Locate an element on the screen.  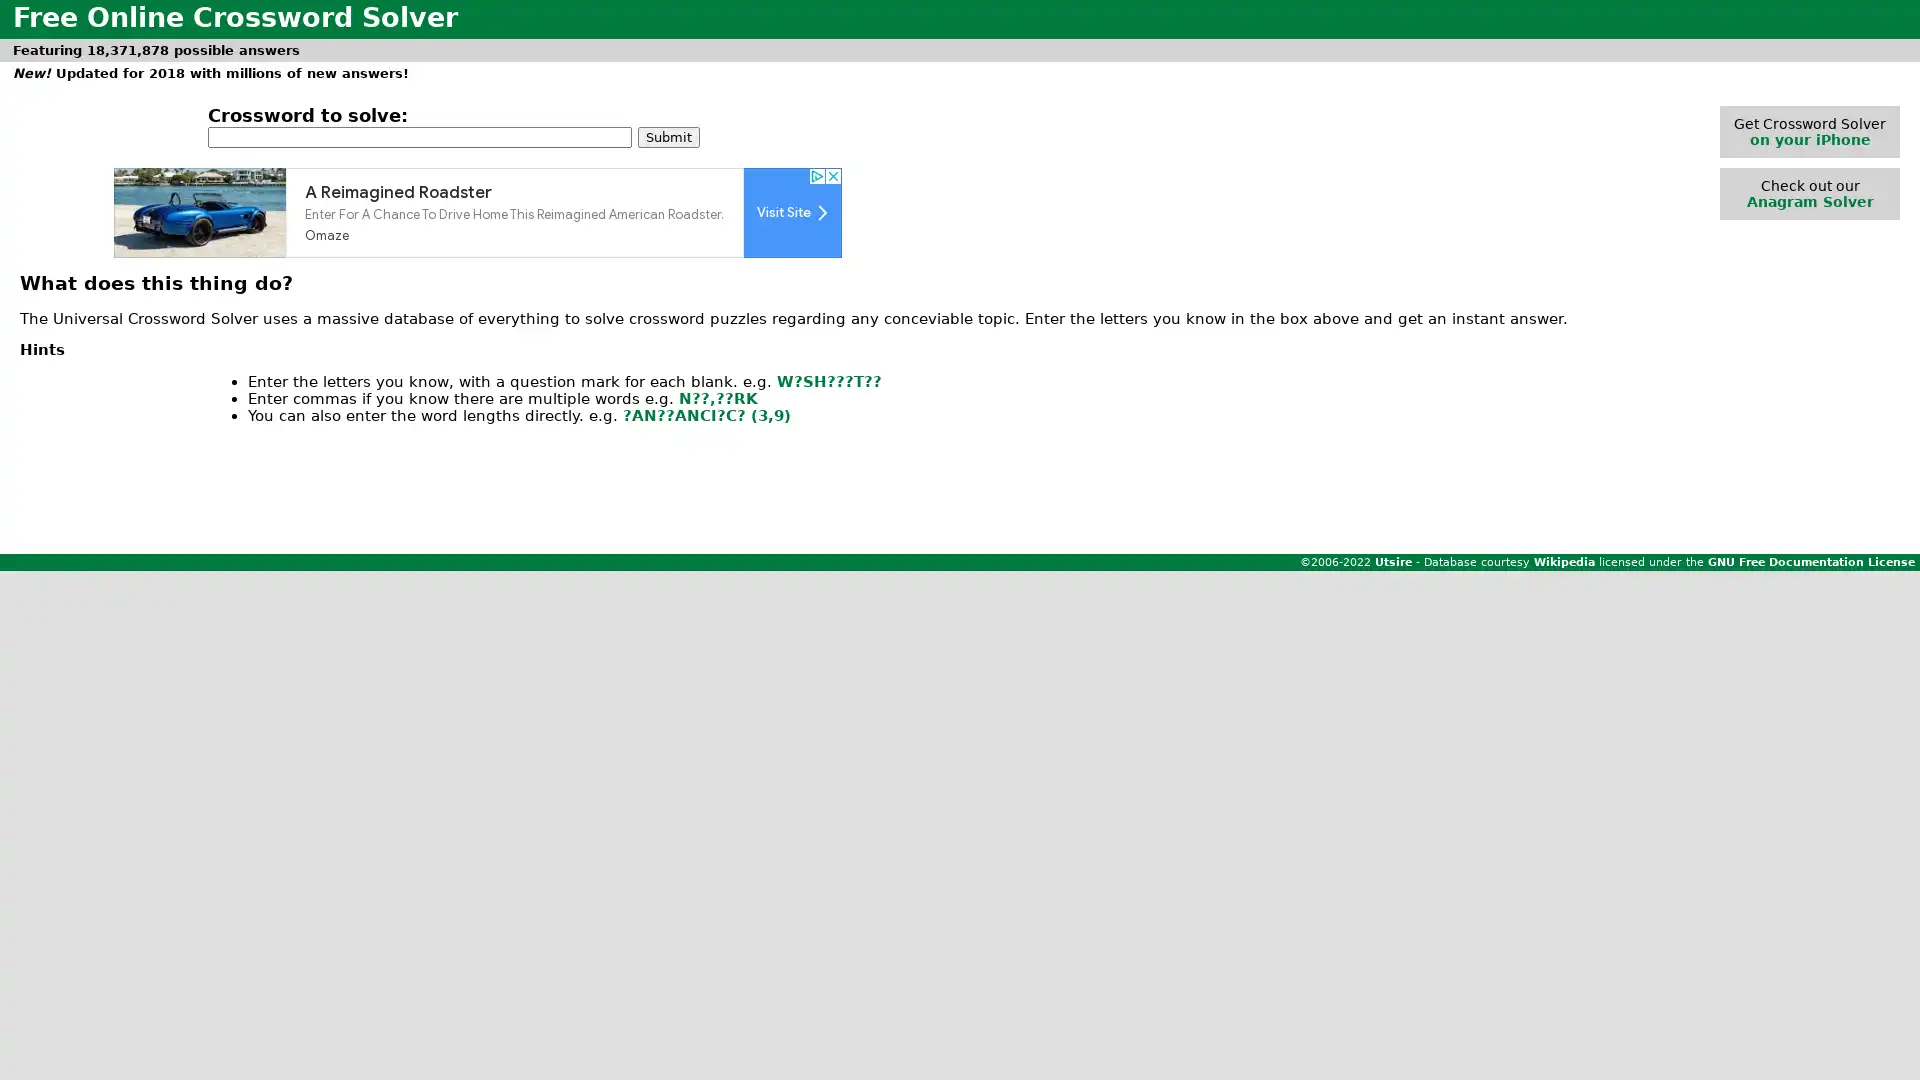
Submit is located at coordinates (668, 135).